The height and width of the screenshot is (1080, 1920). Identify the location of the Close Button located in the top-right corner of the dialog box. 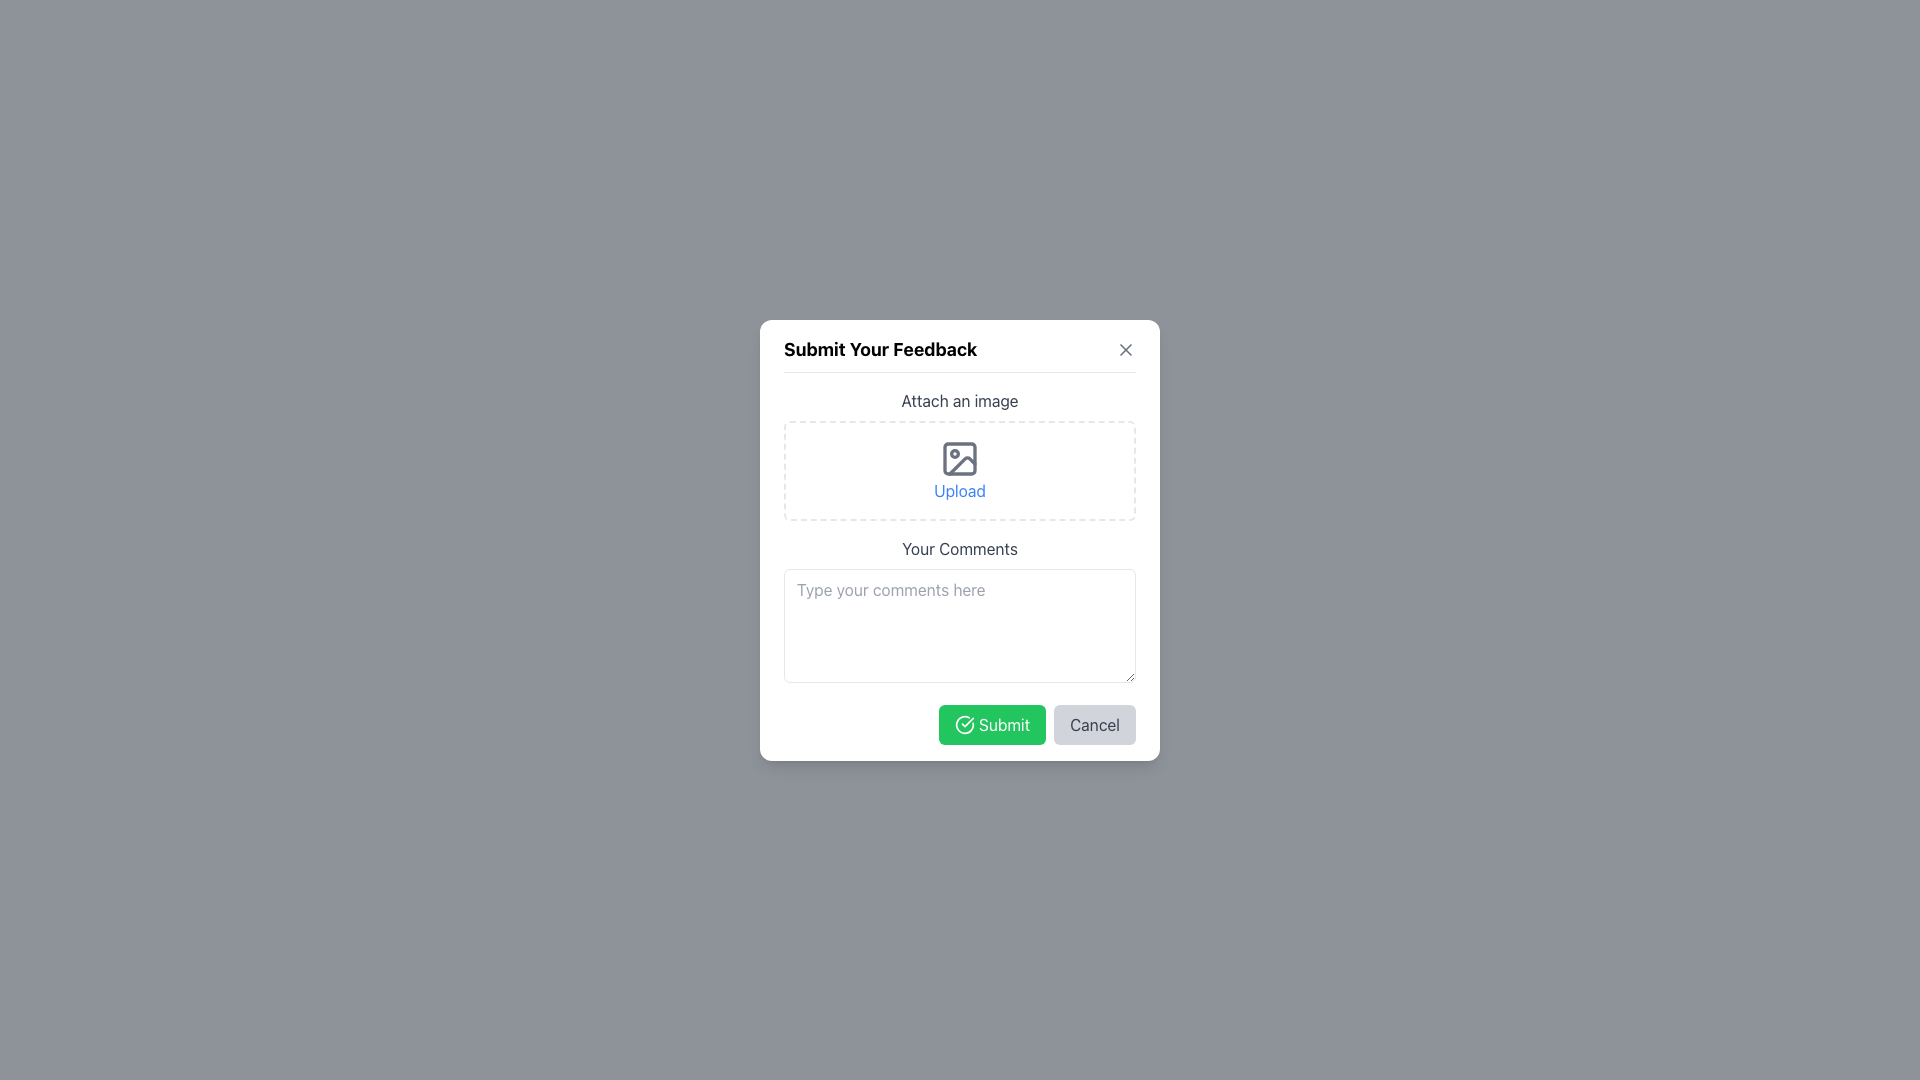
(1126, 348).